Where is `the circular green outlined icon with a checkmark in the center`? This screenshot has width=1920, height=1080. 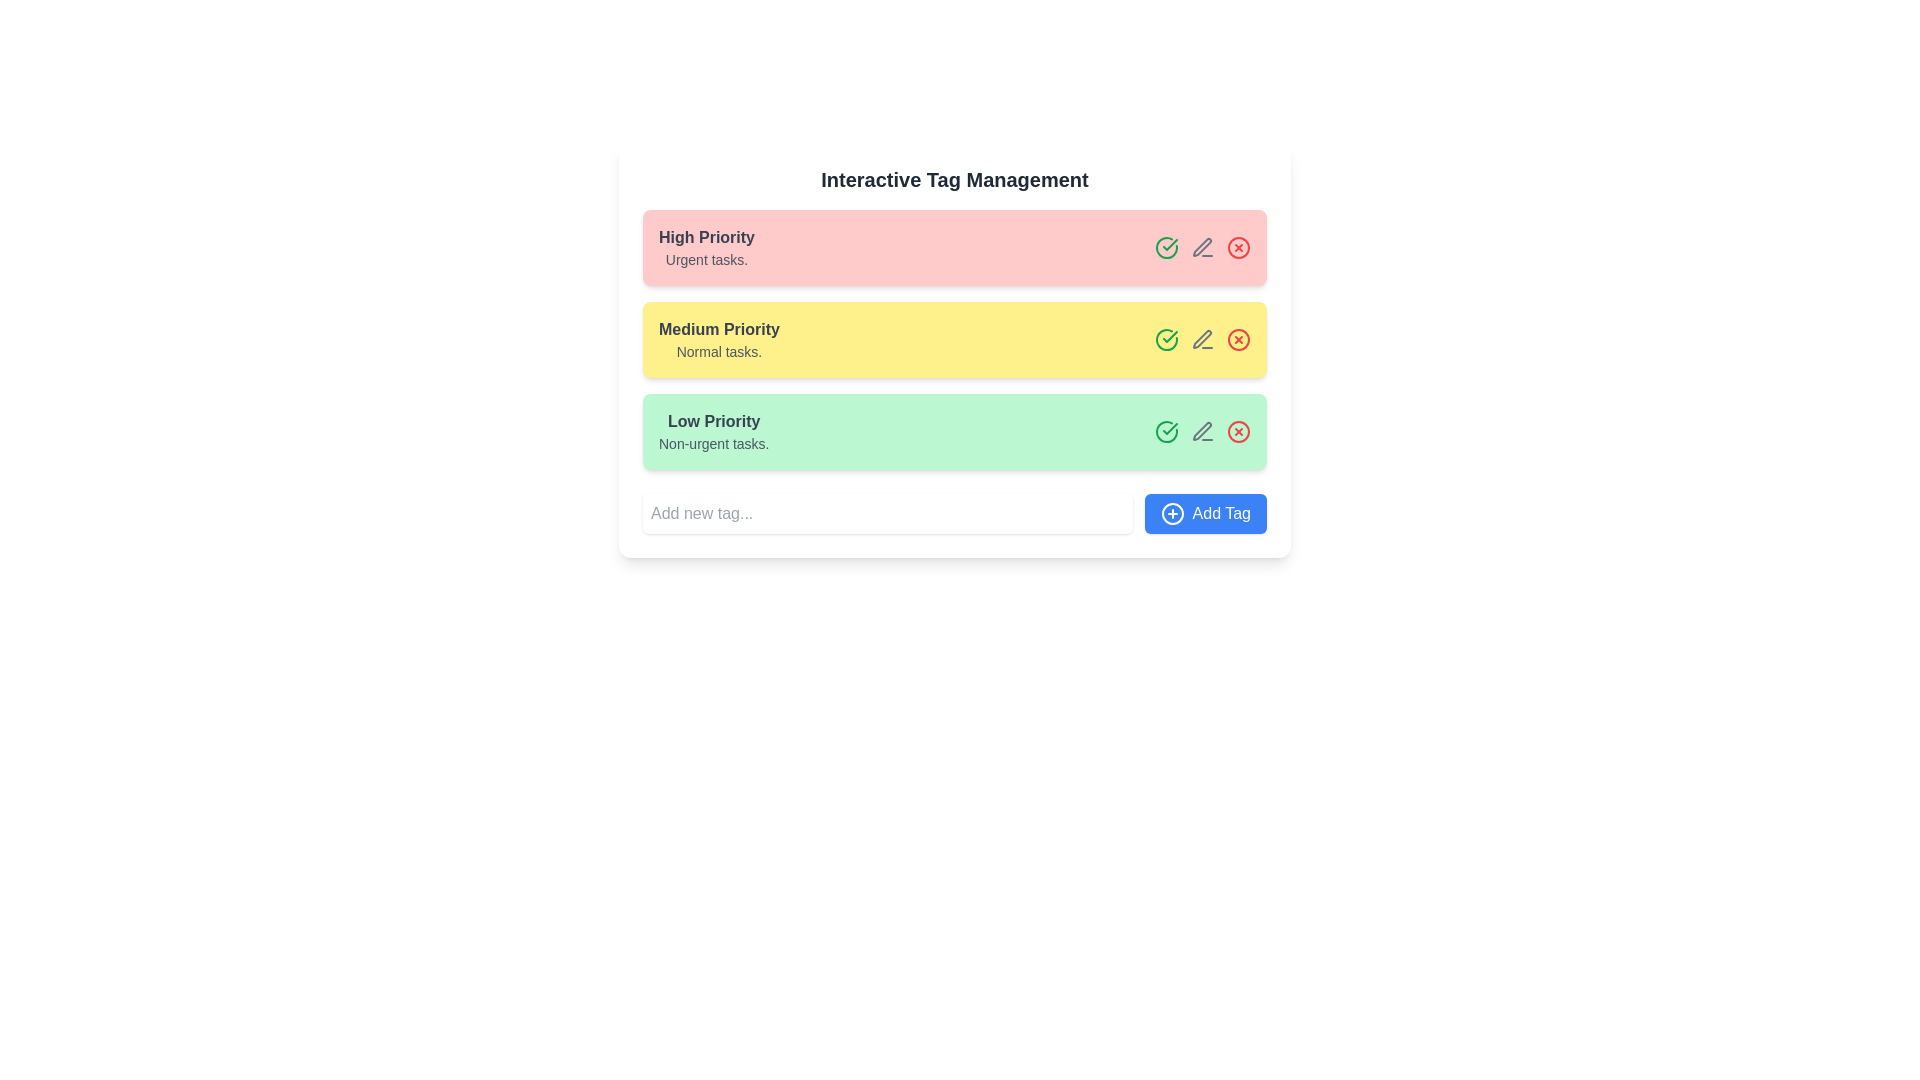
the circular green outlined icon with a checkmark in the center is located at coordinates (1166, 431).